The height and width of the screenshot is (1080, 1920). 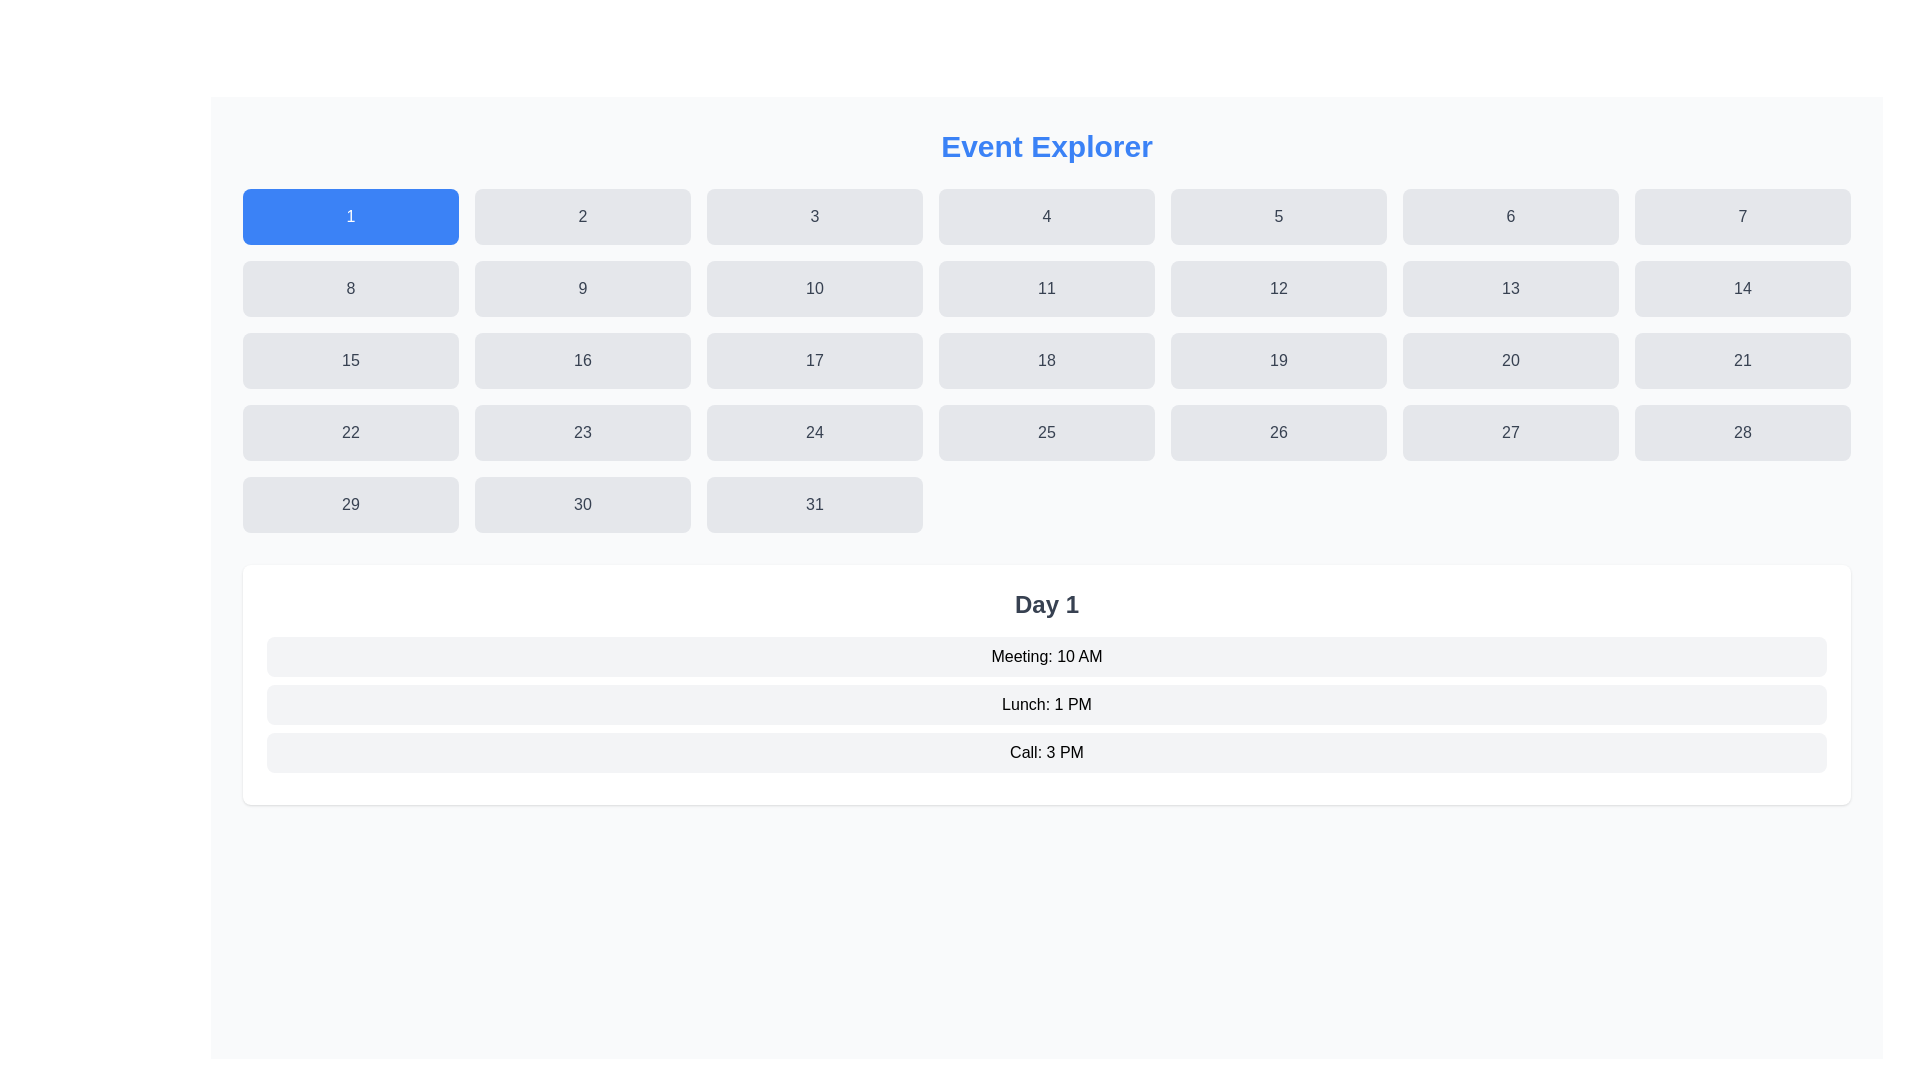 What do you see at coordinates (815, 216) in the screenshot?
I see `the selectable day button representing day '3'` at bounding box center [815, 216].